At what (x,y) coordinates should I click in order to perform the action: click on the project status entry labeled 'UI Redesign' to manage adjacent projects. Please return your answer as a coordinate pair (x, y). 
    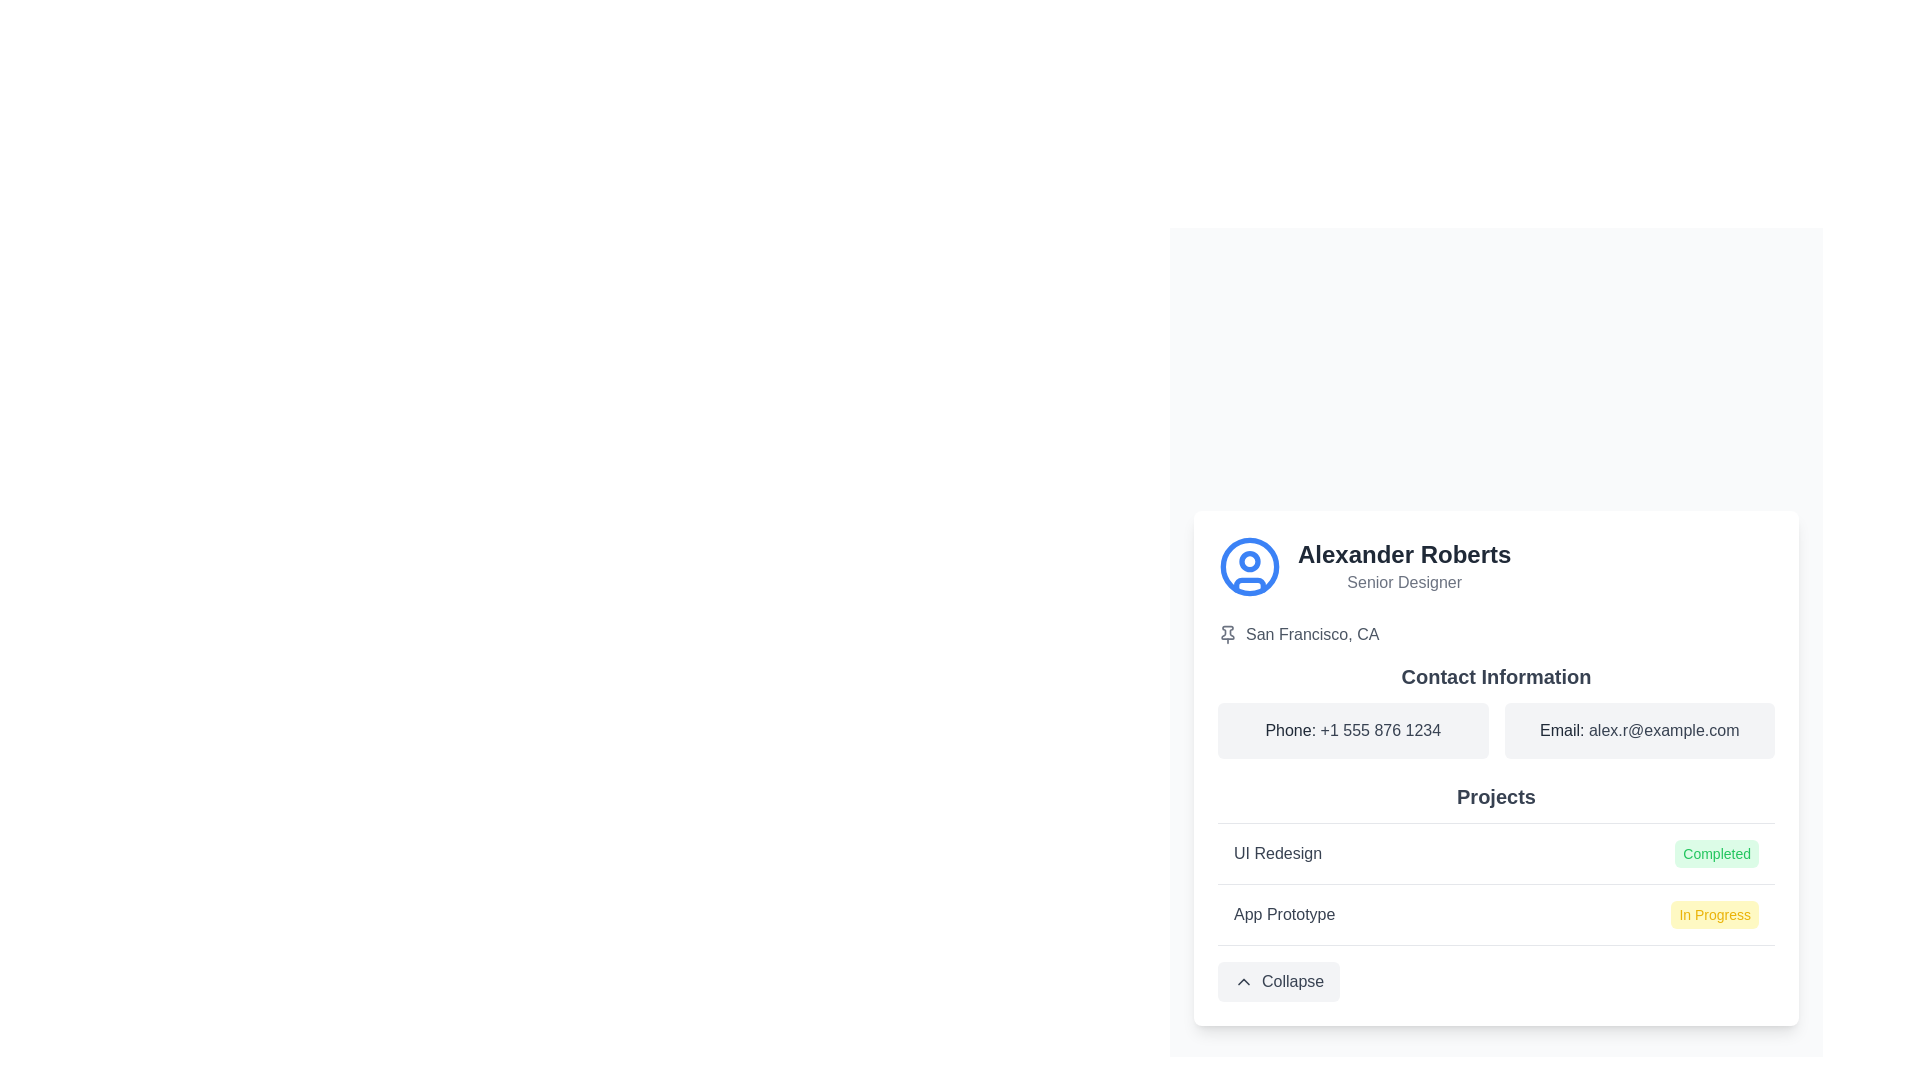
    Looking at the image, I should click on (1496, 852).